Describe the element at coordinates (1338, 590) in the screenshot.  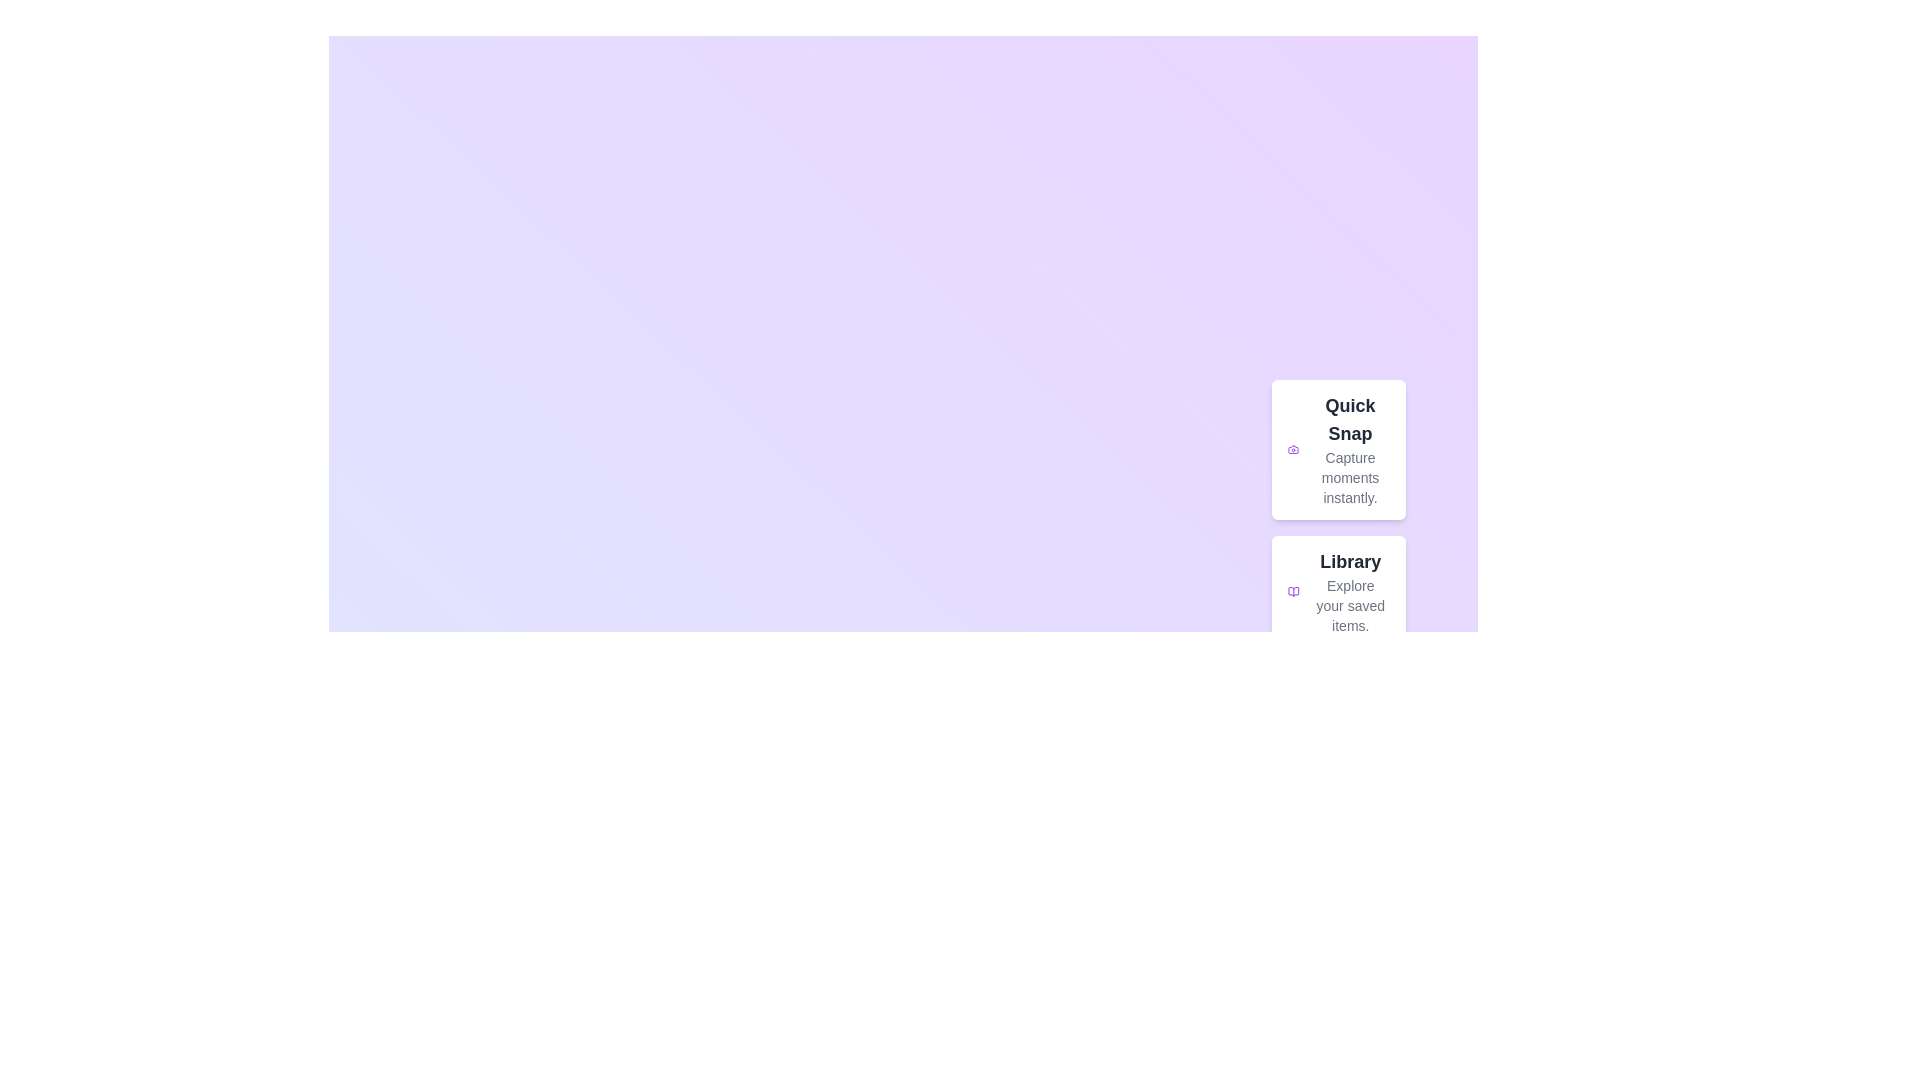
I see `the 'Library' option to explore saved items` at that location.